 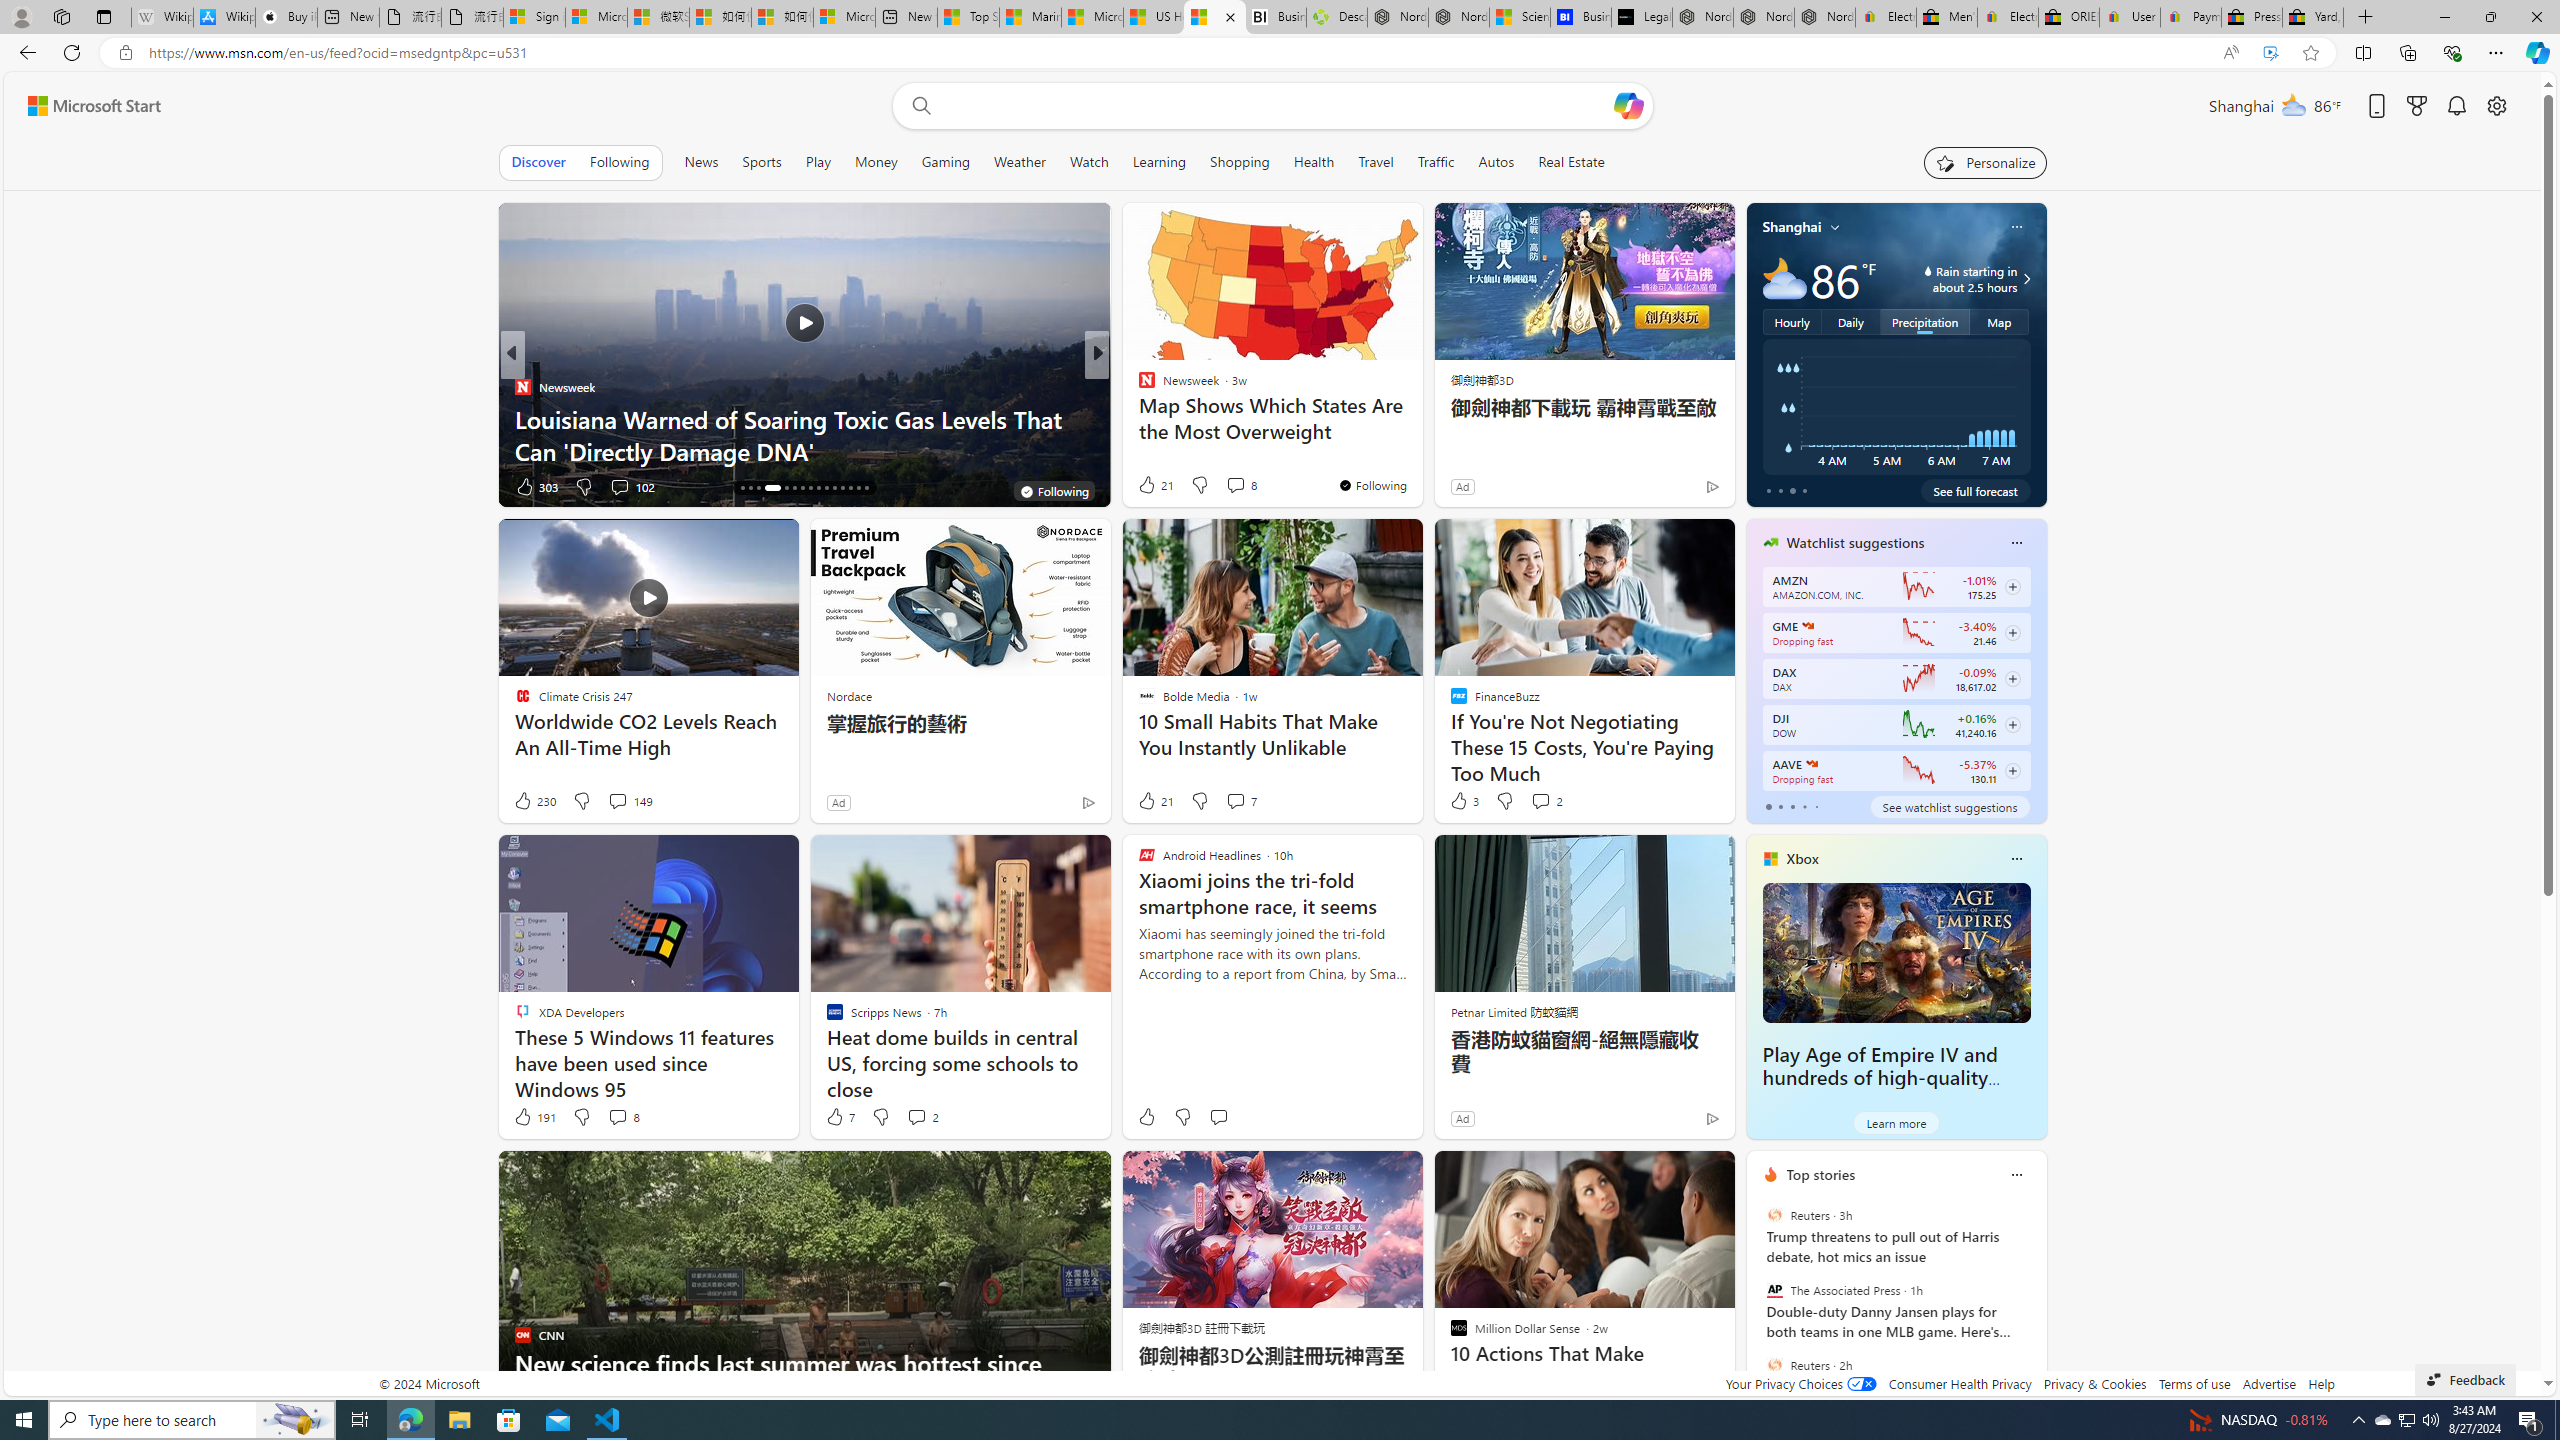 I want to click on 'MSNBC', so click(x=1137, y=386).